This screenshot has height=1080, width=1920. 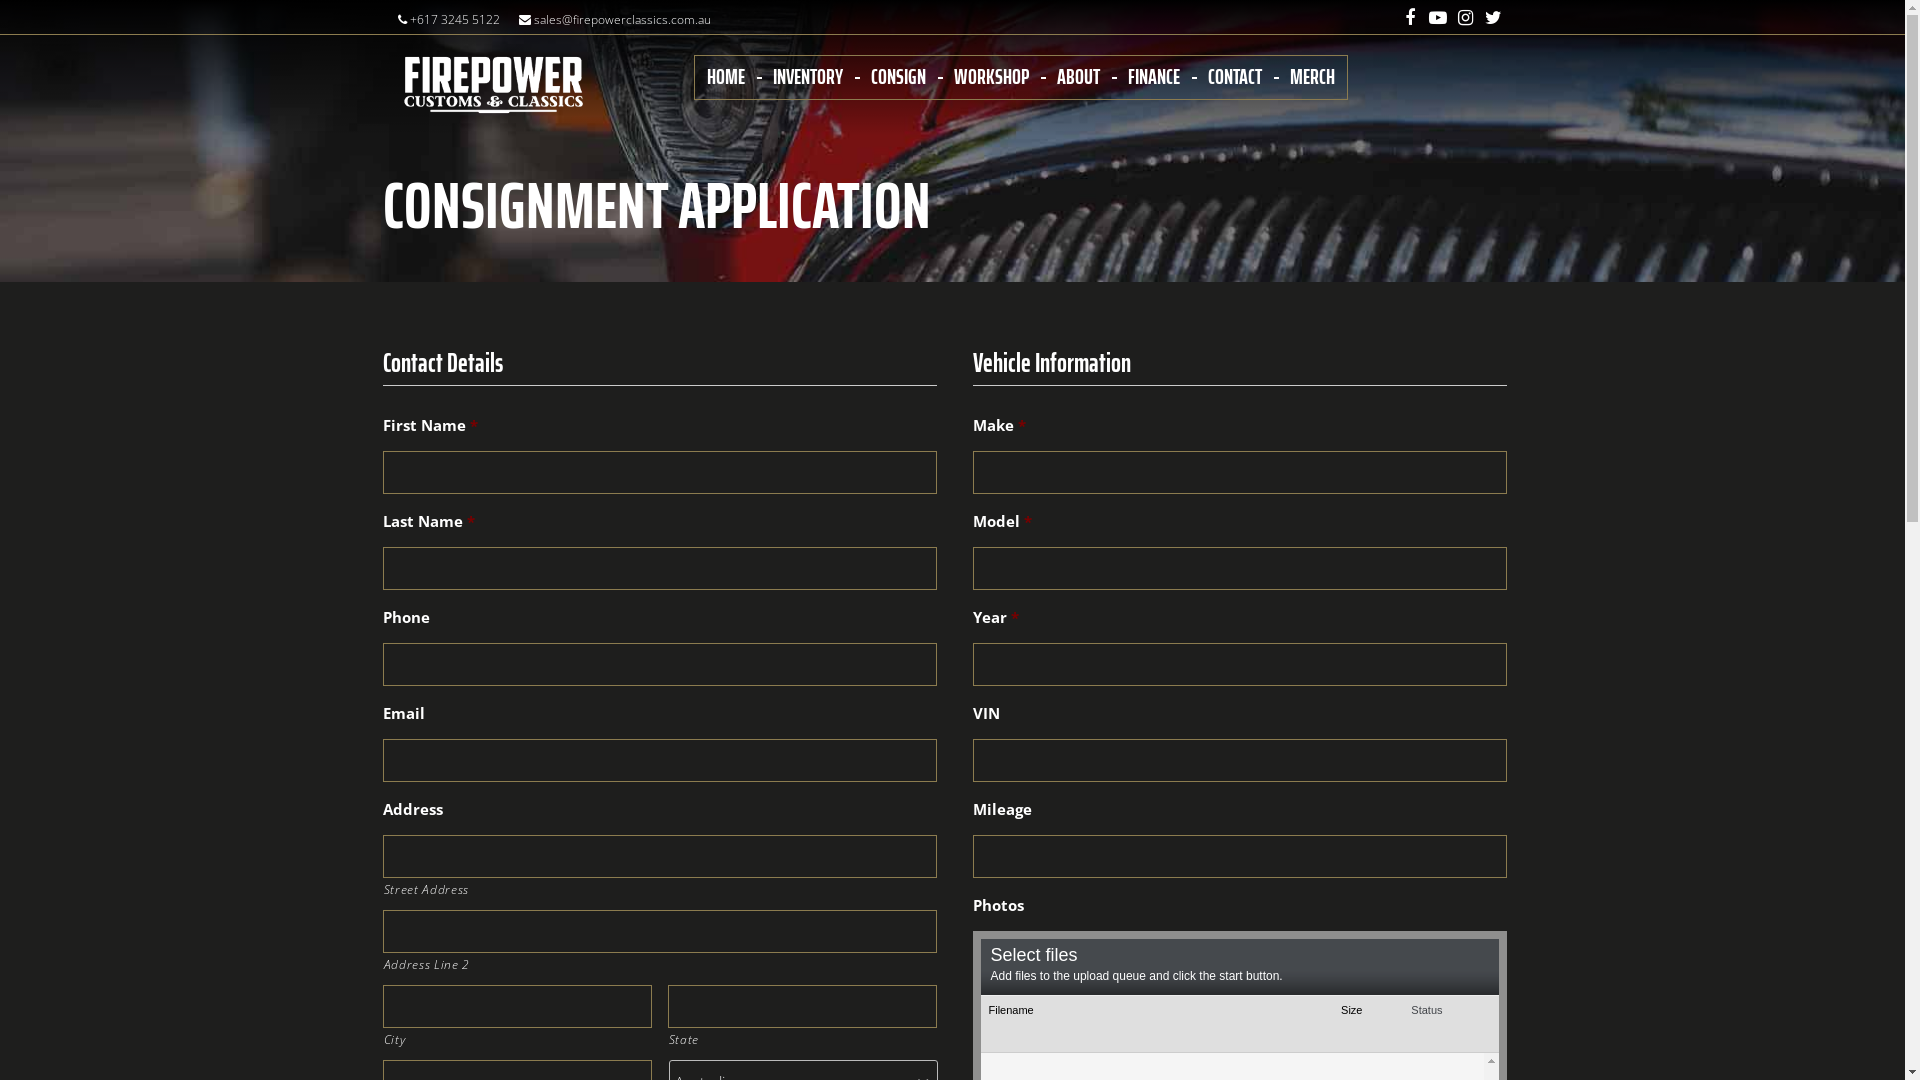 I want to click on 'Twitter', so click(x=1493, y=18).